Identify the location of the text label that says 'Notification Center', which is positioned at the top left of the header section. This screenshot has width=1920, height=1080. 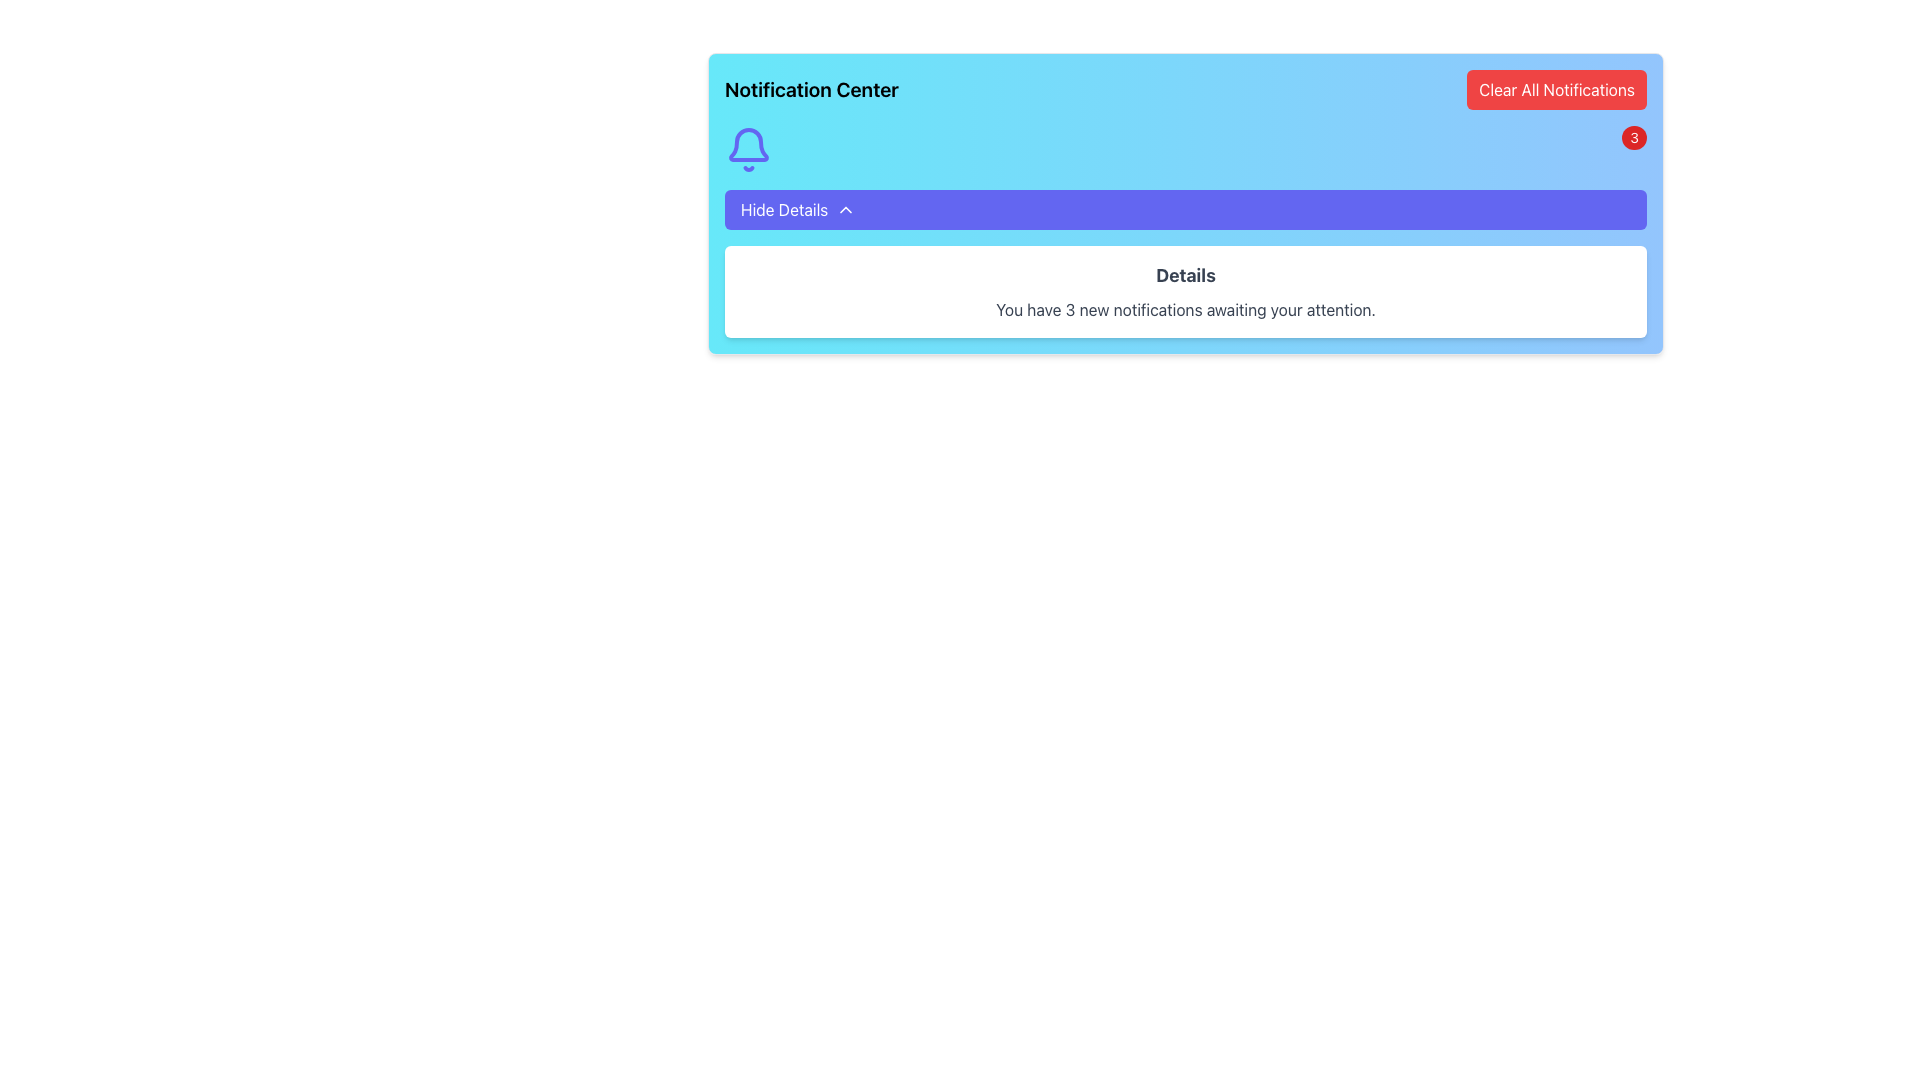
(811, 88).